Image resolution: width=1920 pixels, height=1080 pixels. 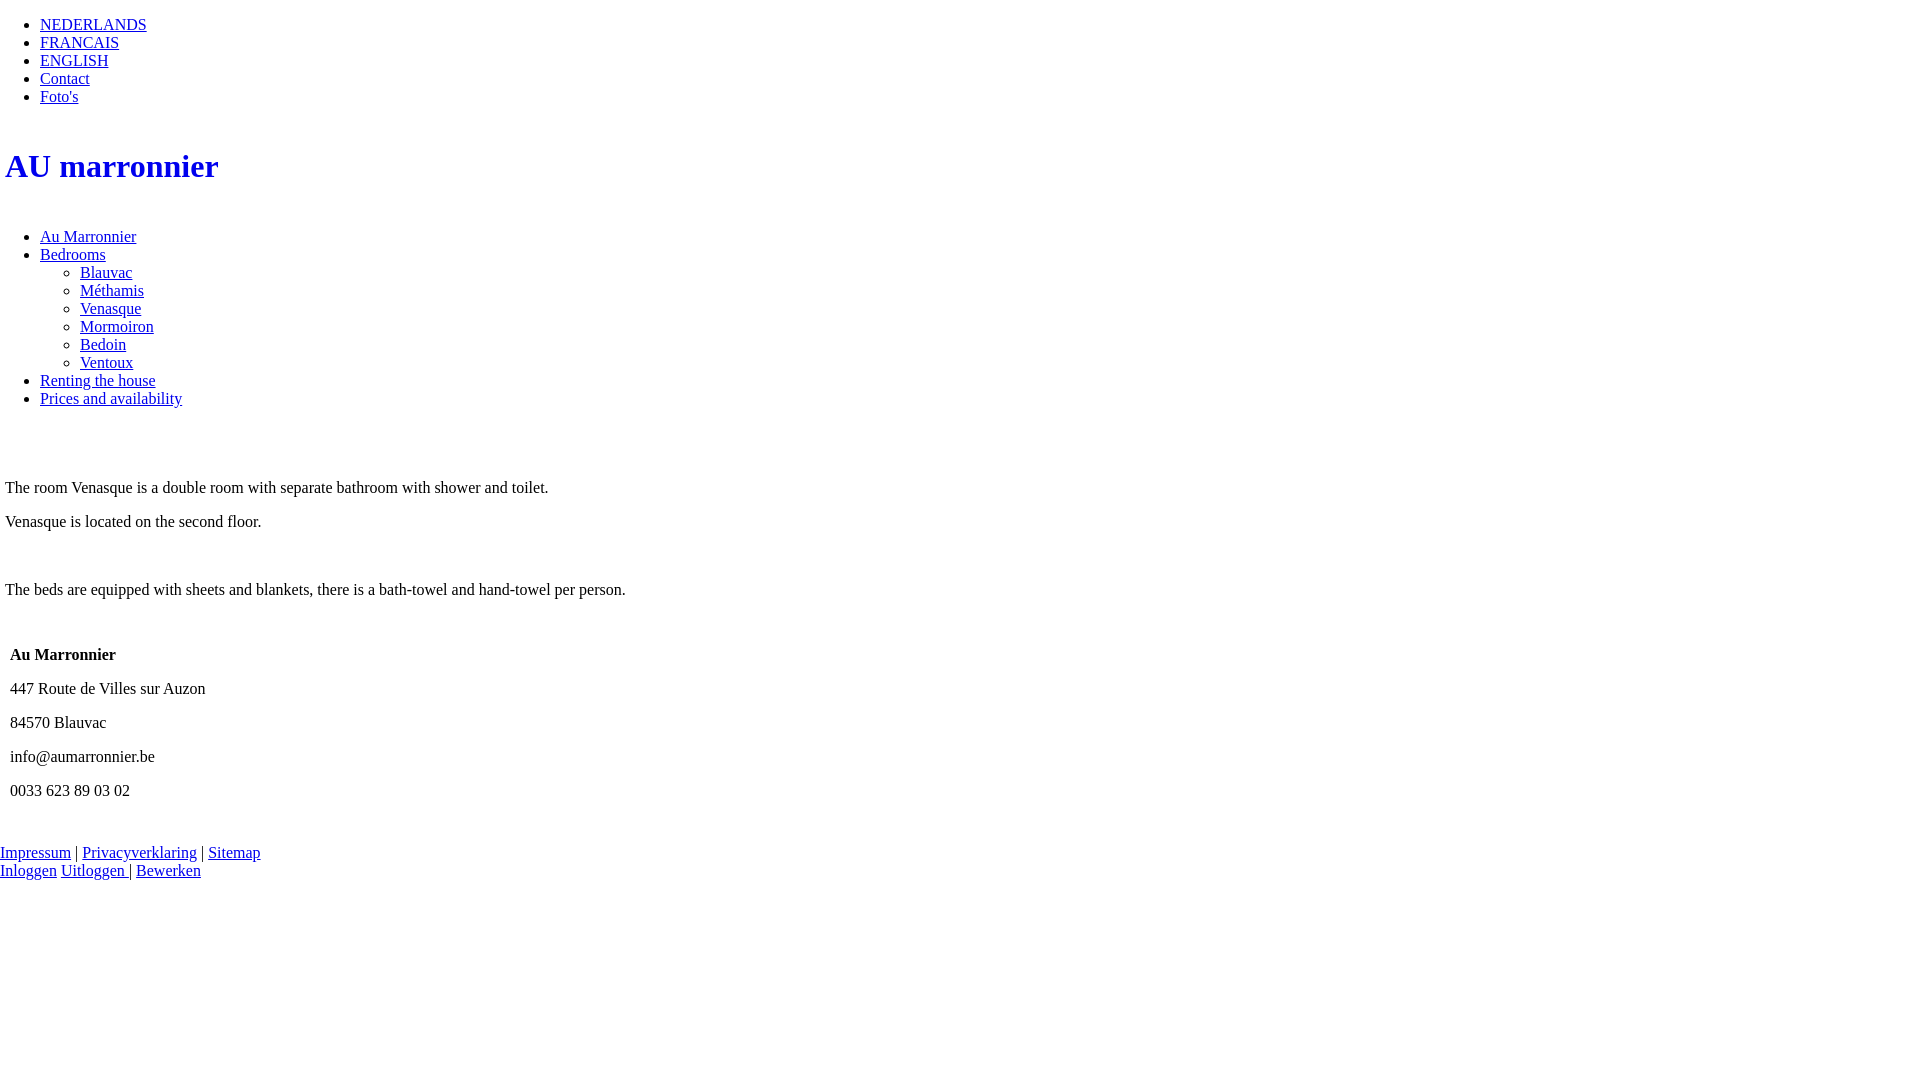 What do you see at coordinates (72, 253) in the screenshot?
I see `'Bedrooms'` at bounding box center [72, 253].